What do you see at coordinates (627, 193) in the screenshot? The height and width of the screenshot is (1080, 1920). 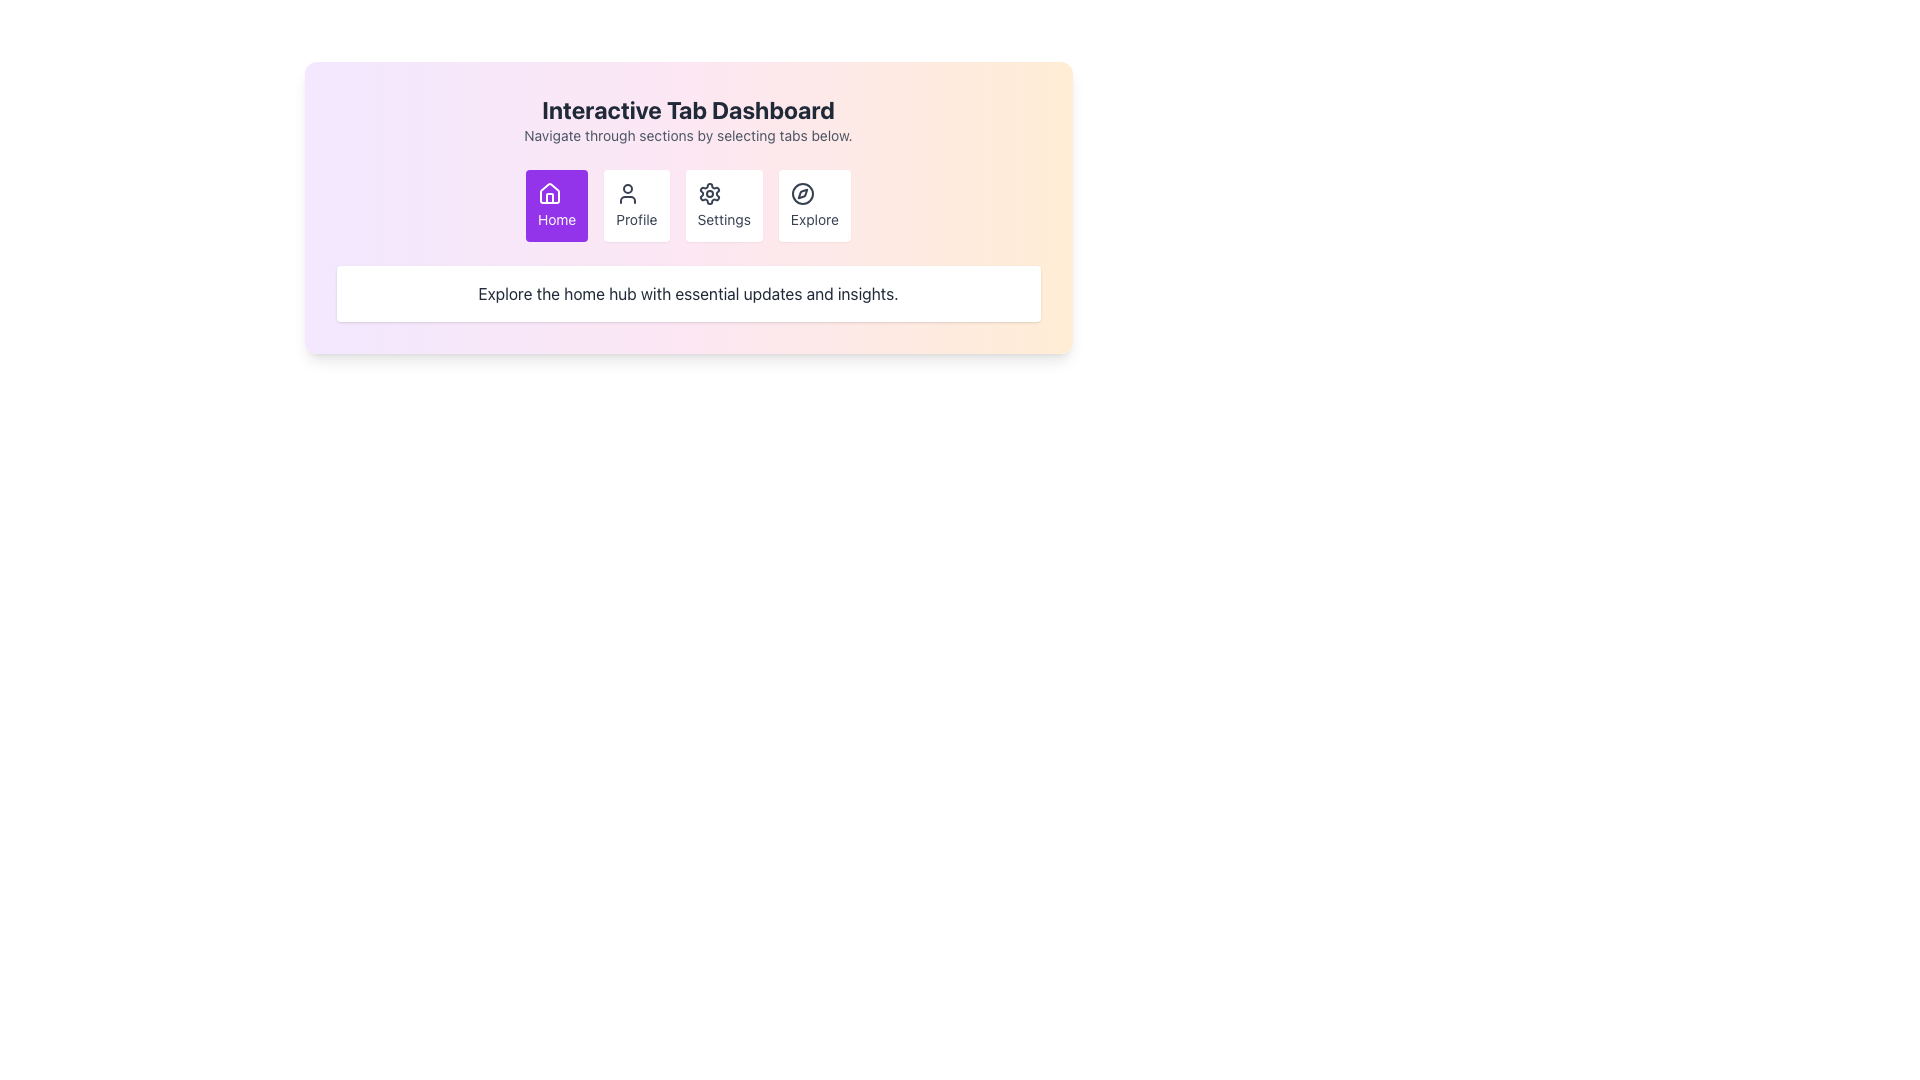 I see `the user profile icon within the 'Profile' button` at bounding box center [627, 193].